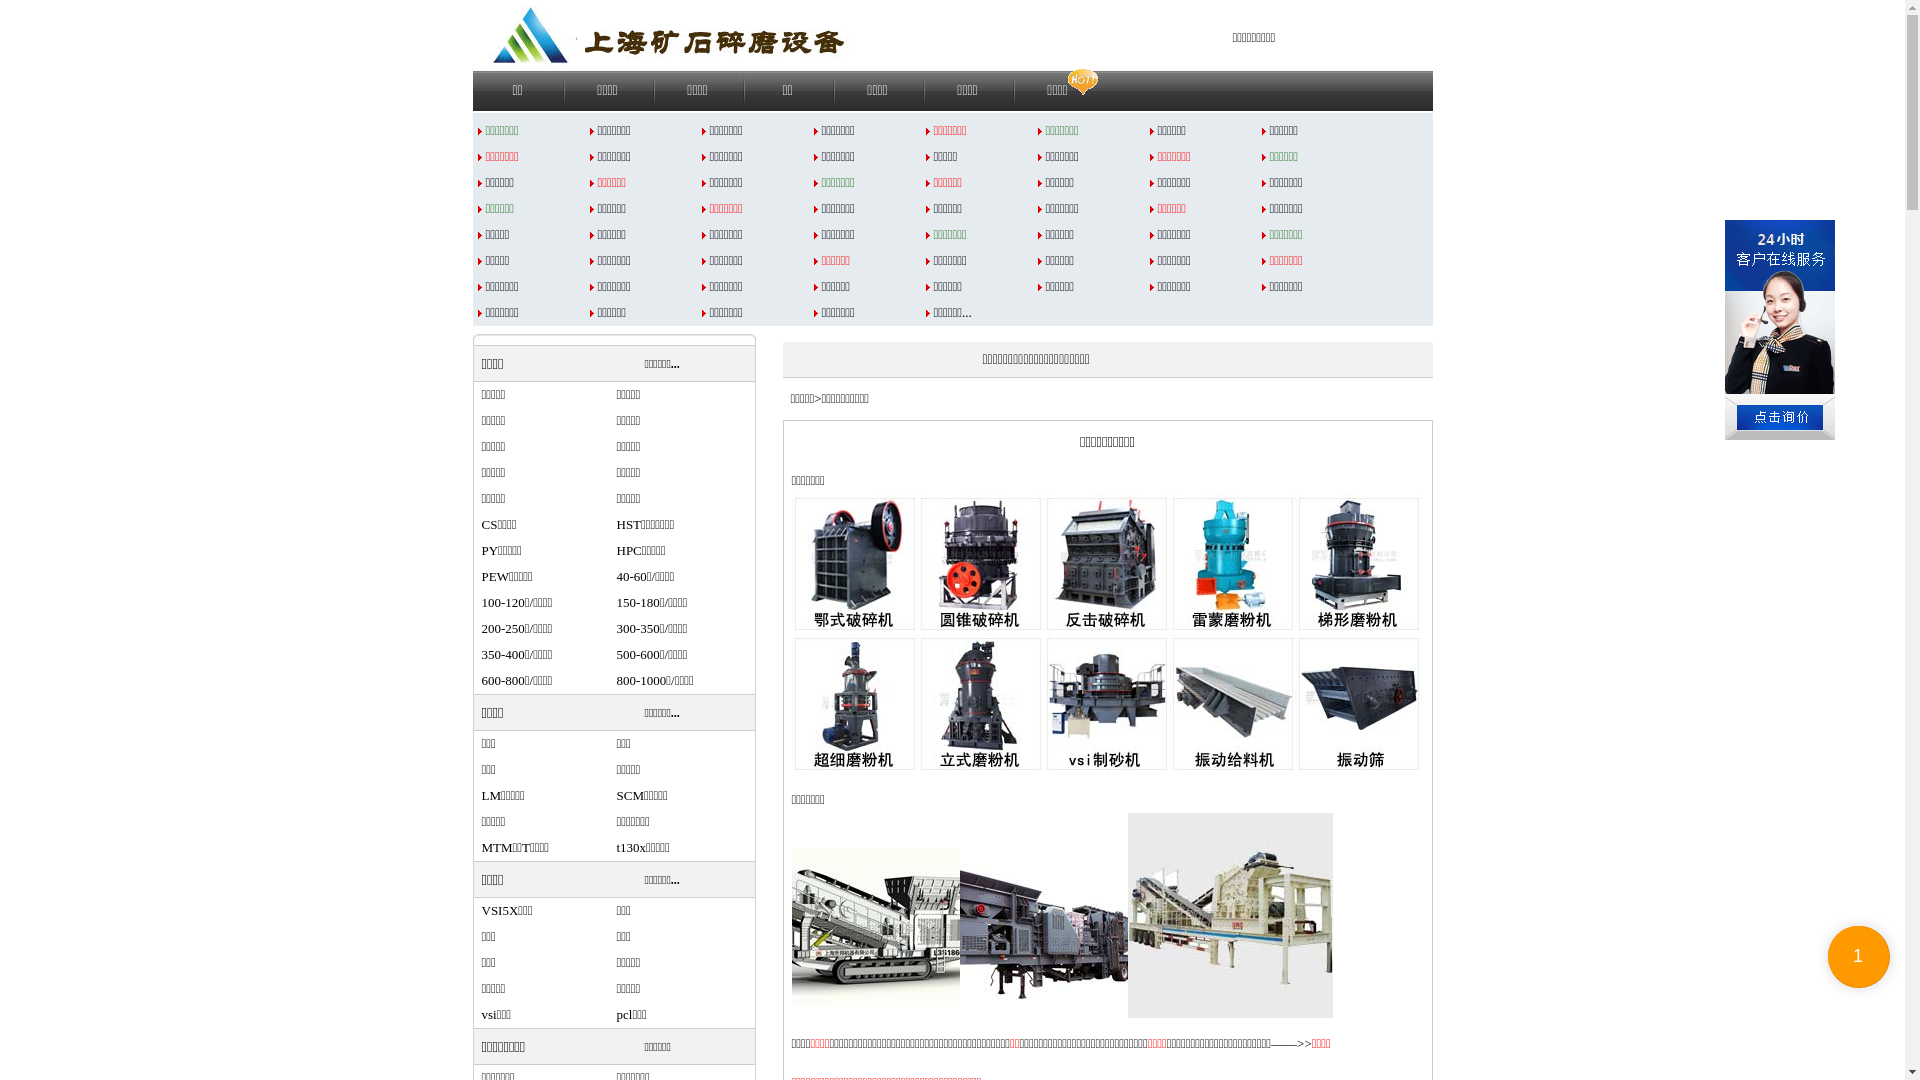 Image resolution: width=1920 pixels, height=1080 pixels. I want to click on '1', so click(1857, 955).